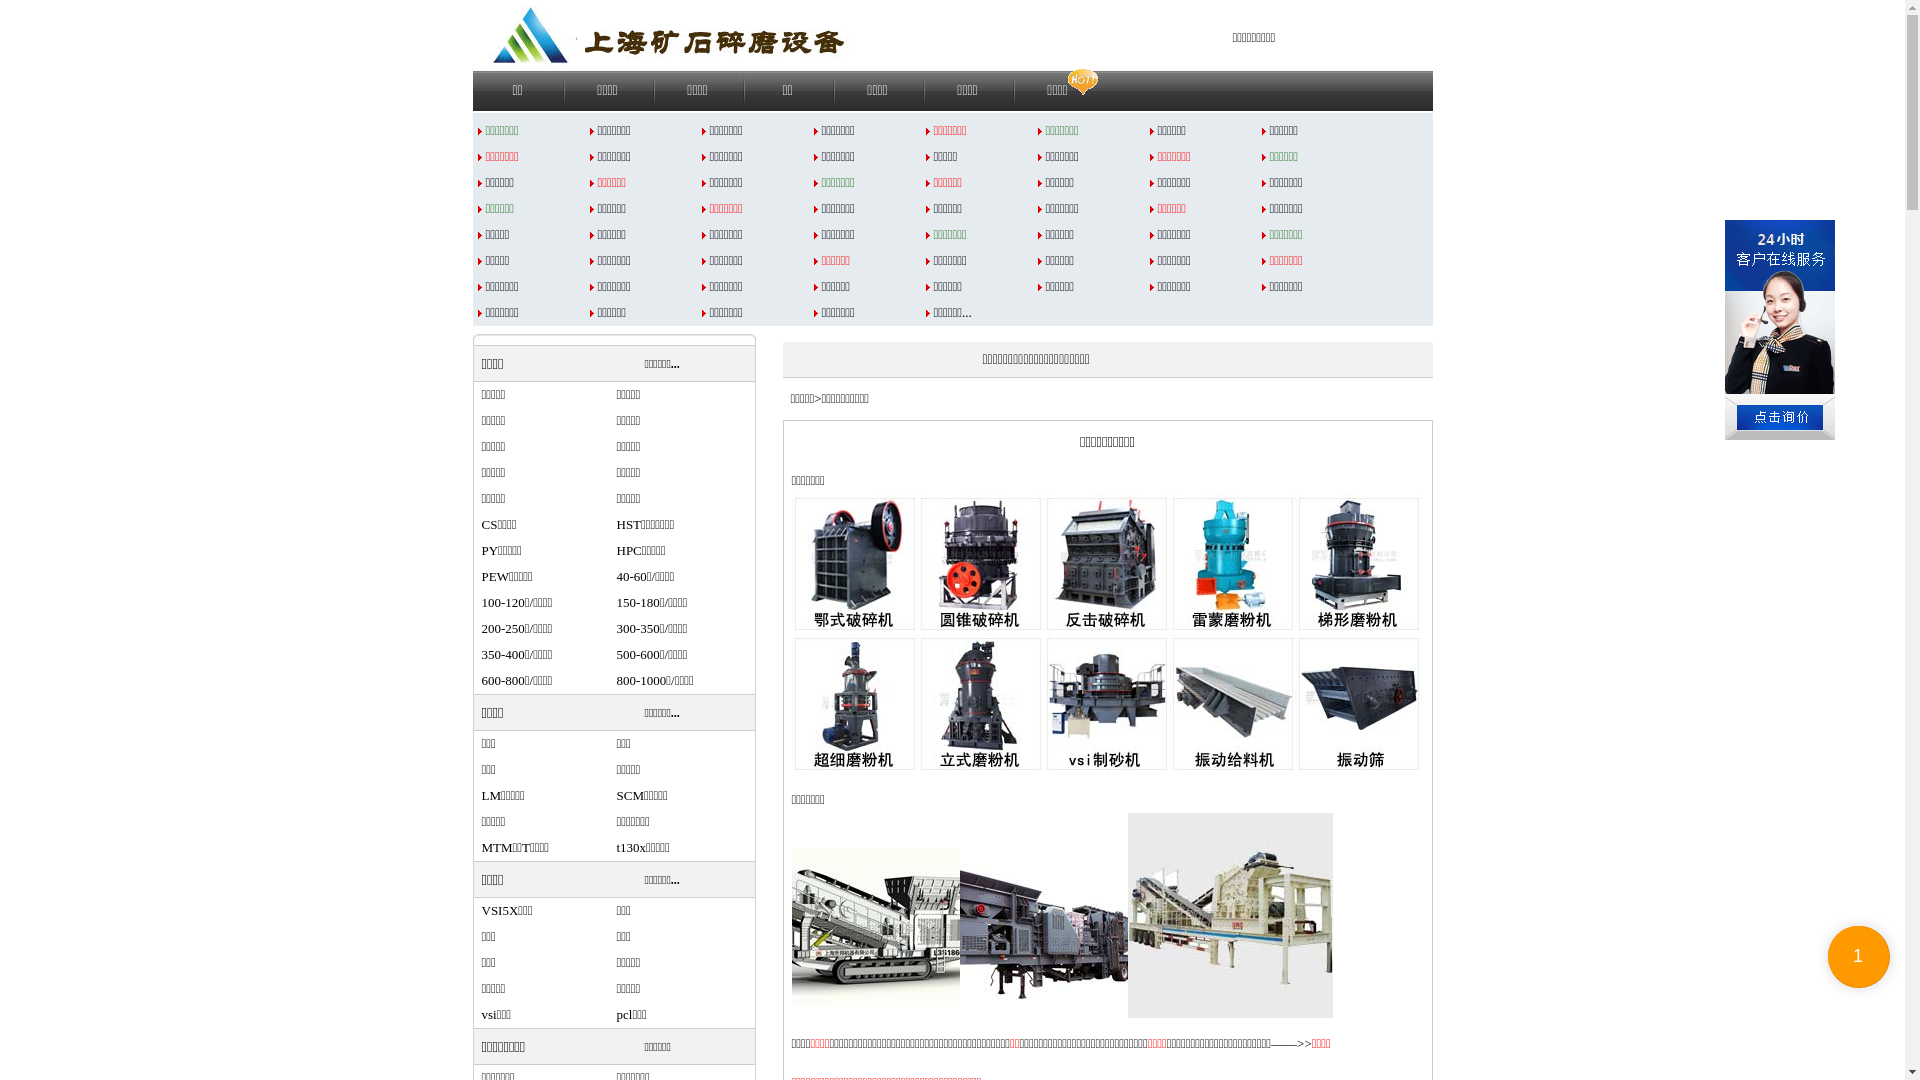 Image resolution: width=1920 pixels, height=1080 pixels. I want to click on '1', so click(1857, 955).